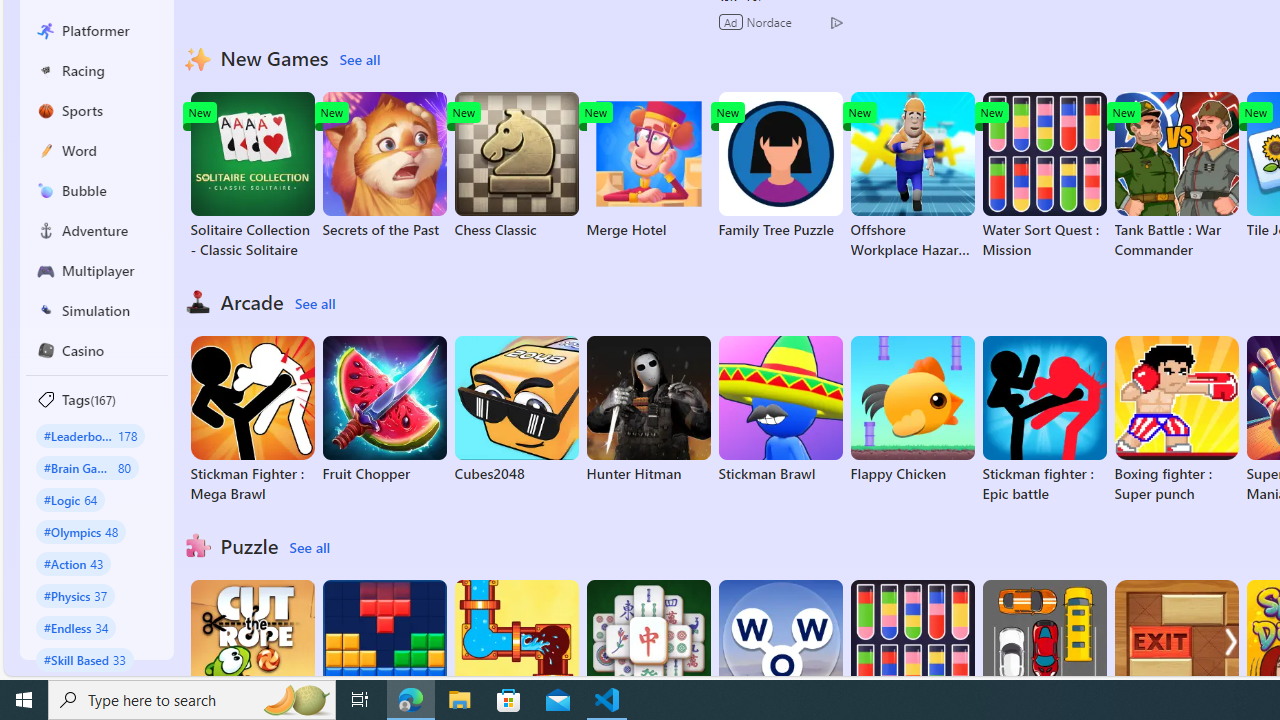  What do you see at coordinates (384, 164) in the screenshot?
I see `'Secrets of the Past'` at bounding box center [384, 164].